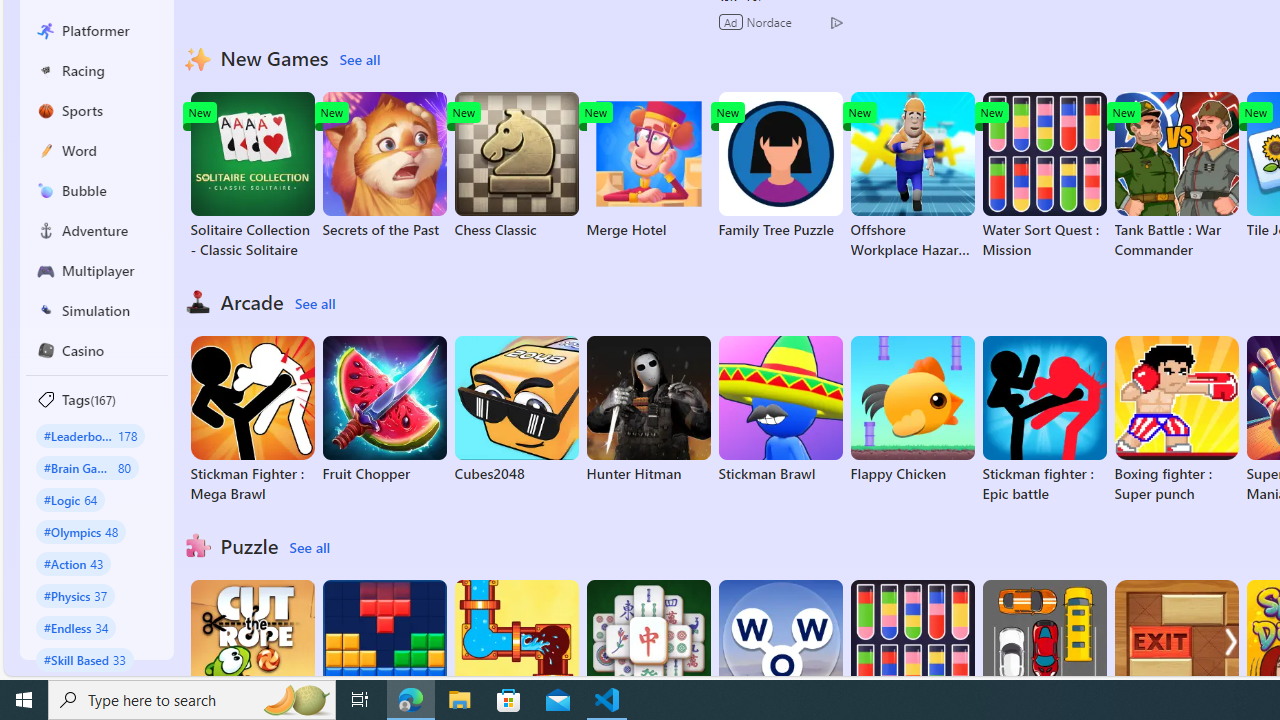  What do you see at coordinates (384, 164) in the screenshot?
I see `'Secrets of the Past'` at bounding box center [384, 164].